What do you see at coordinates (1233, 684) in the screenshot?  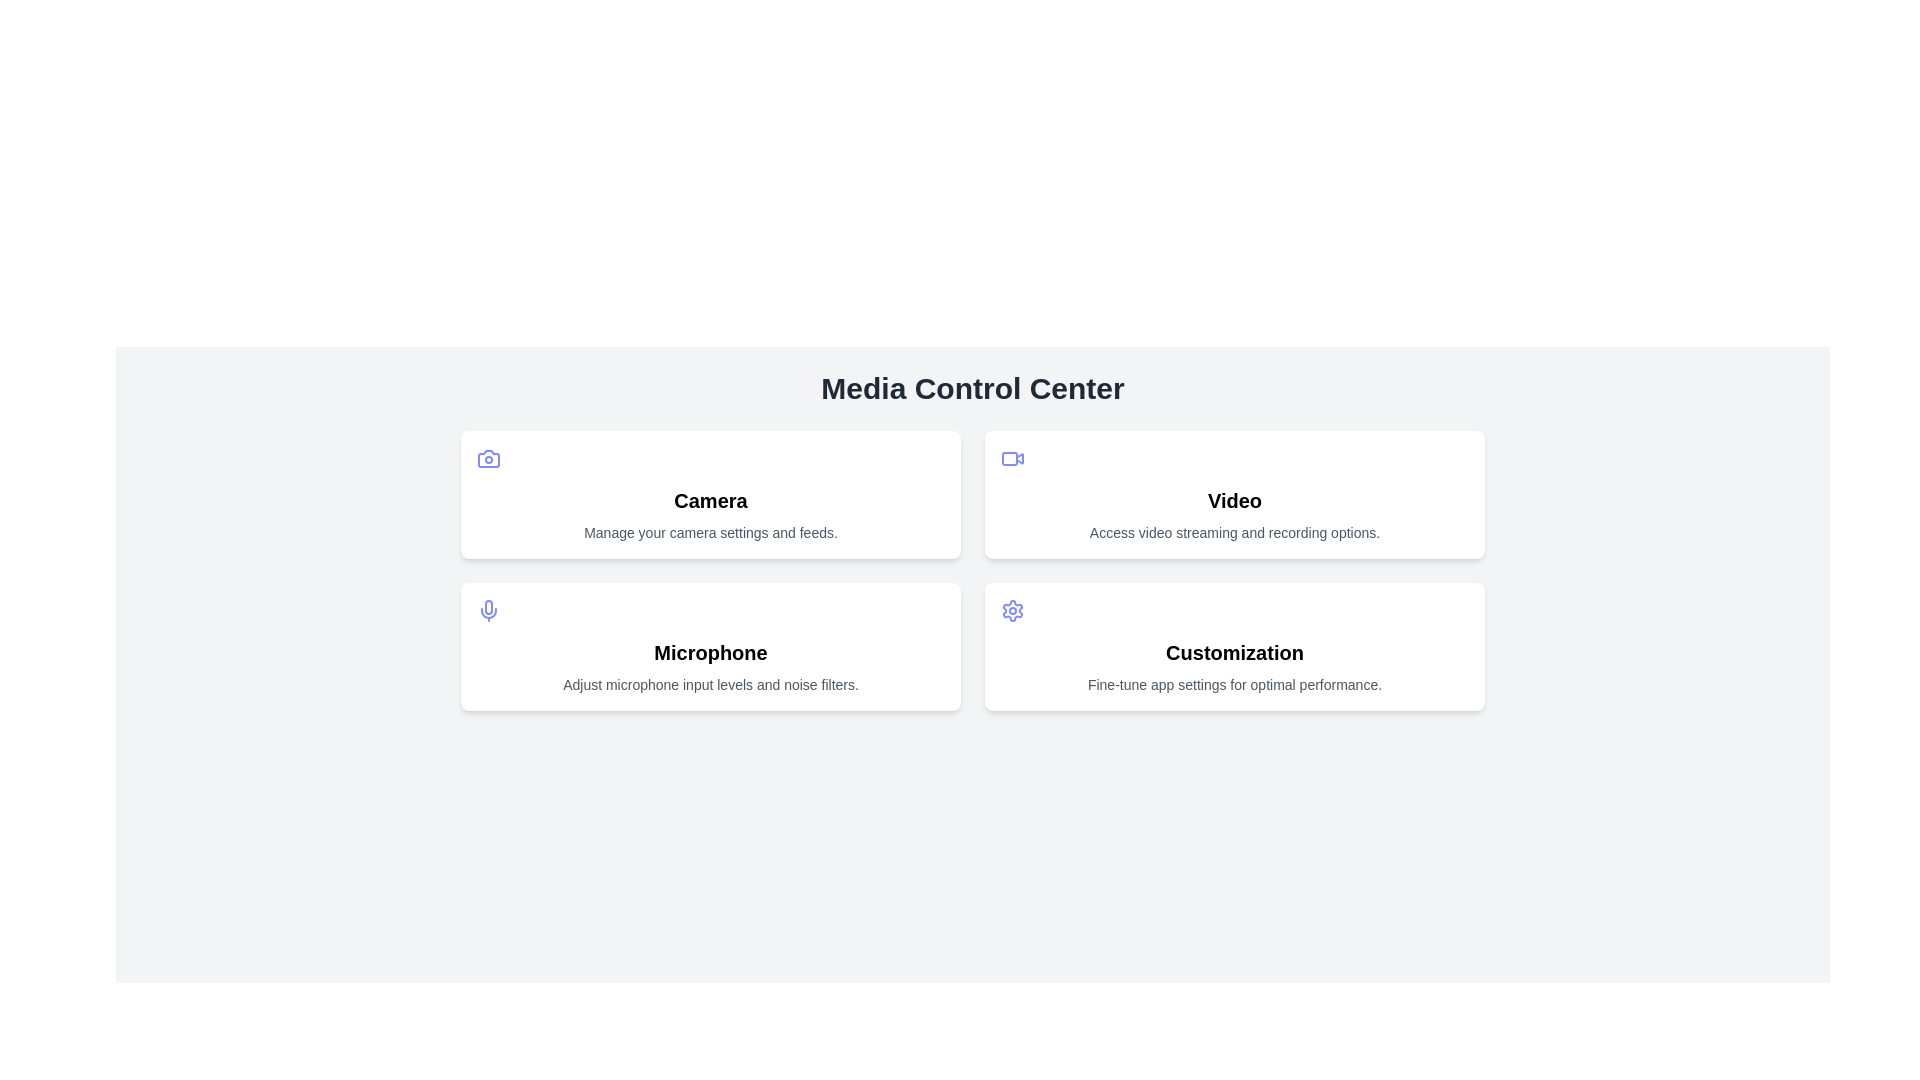 I see `the text label displaying 'Fine-tune app settings for optimal performance.' located beneath the 'Customization' heading in the card layout` at bounding box center [1233, 684].